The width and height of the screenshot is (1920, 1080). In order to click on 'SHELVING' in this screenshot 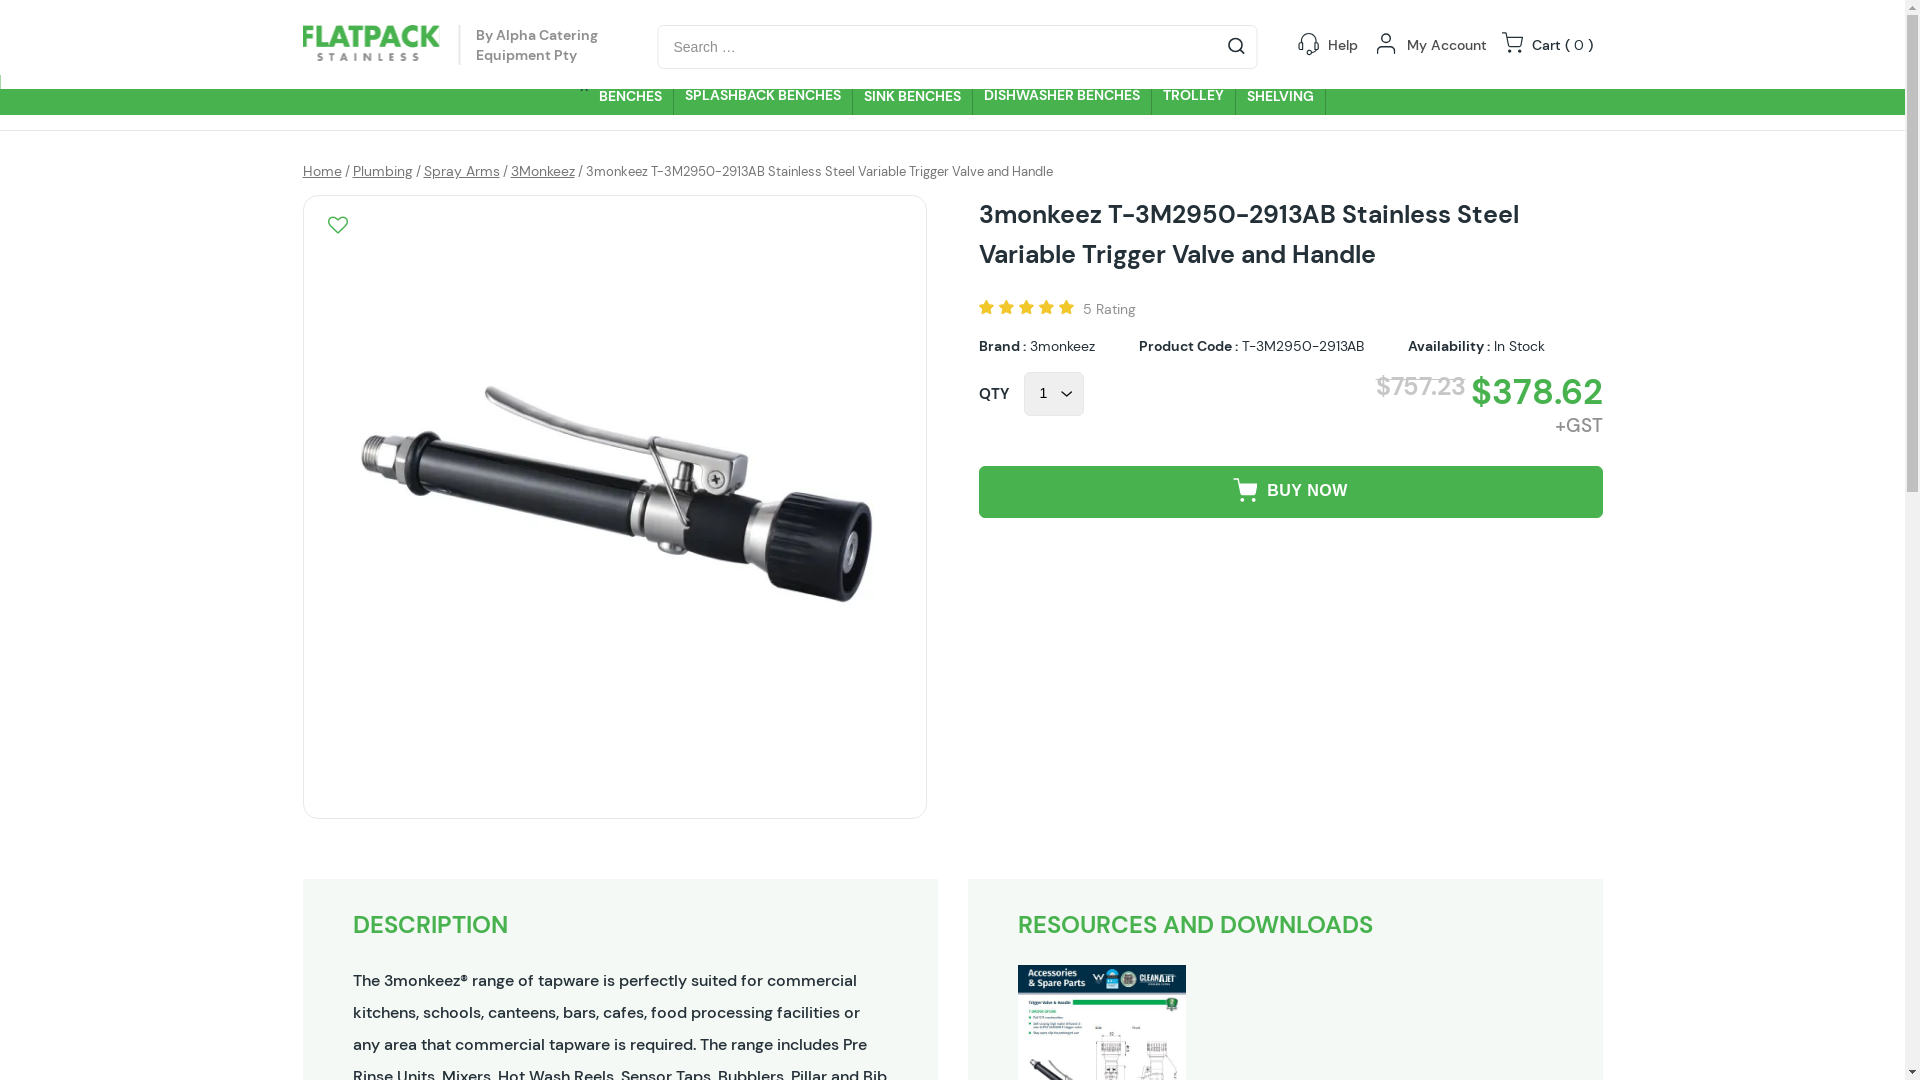, I will do `click(1281, 95)`.